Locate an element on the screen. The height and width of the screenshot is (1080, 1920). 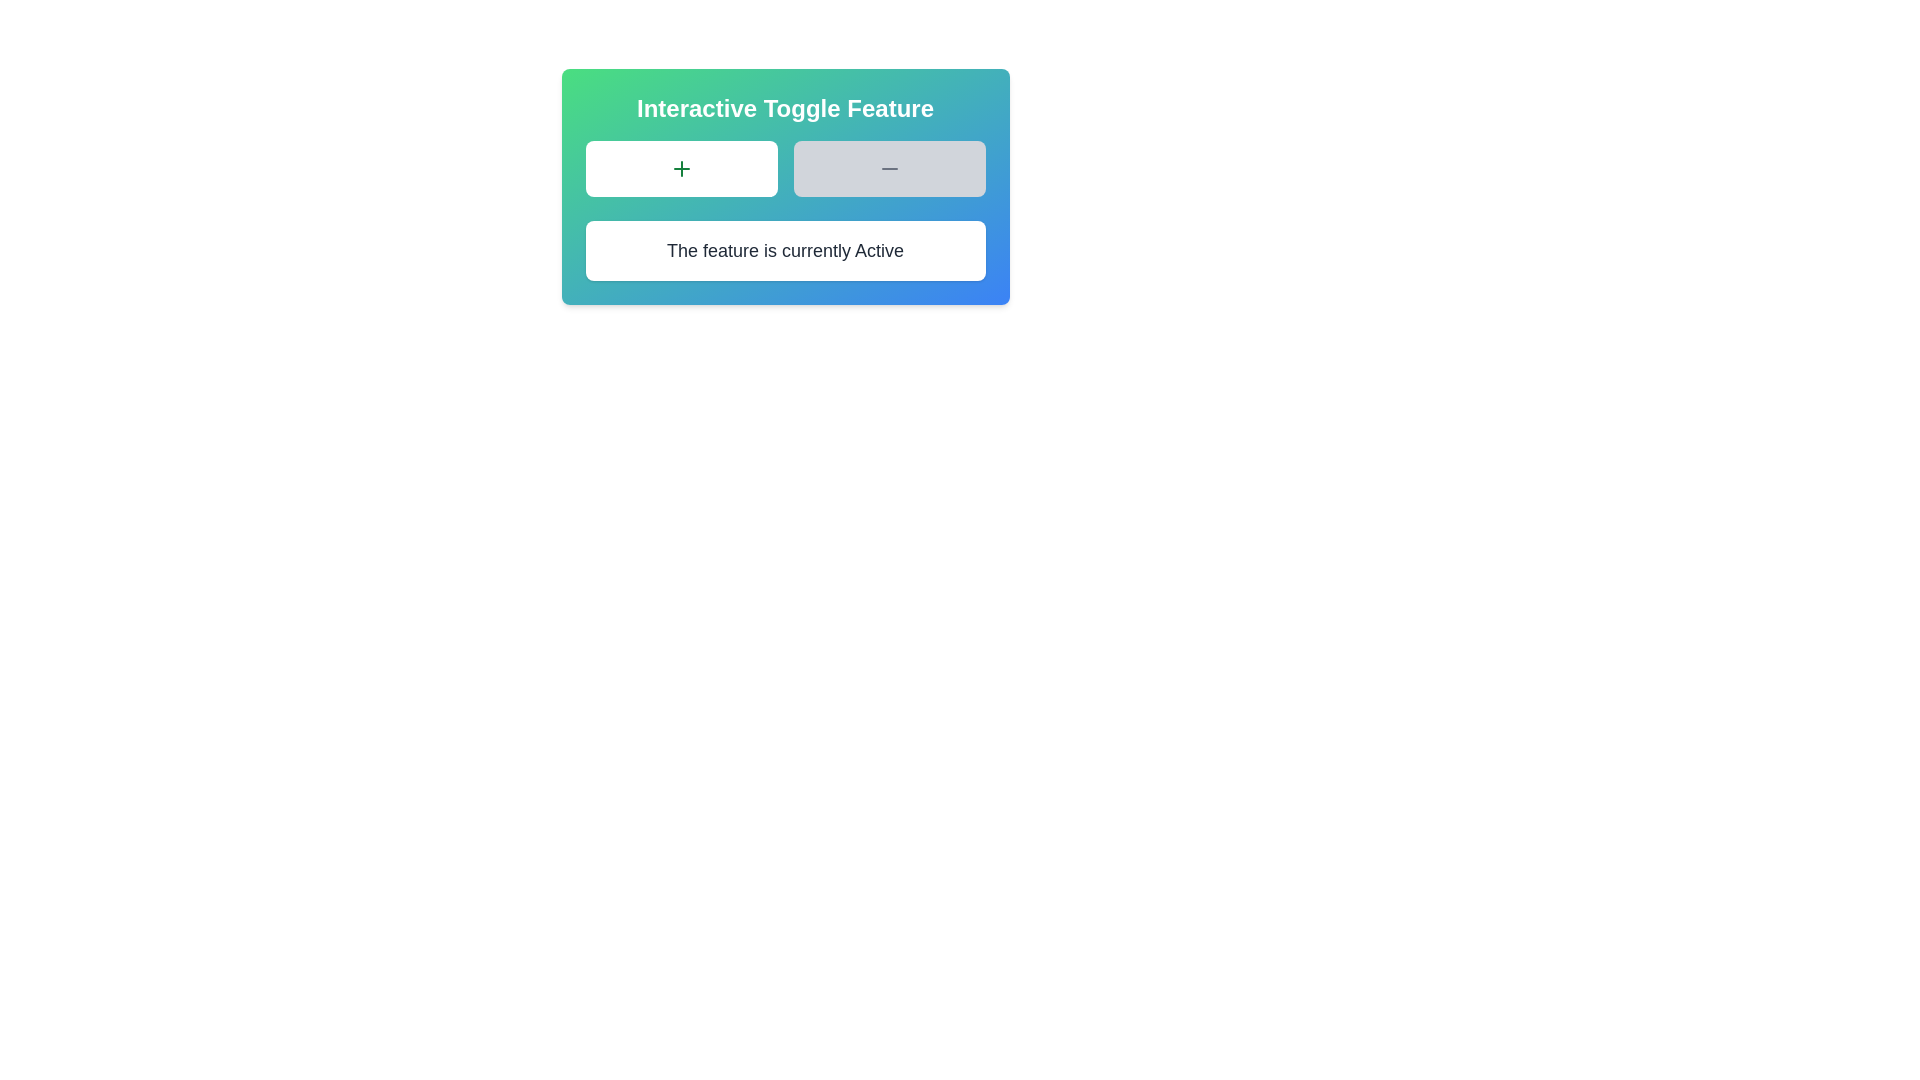
the first button on the left with a white background and green text is located at coordinates (681, 168).